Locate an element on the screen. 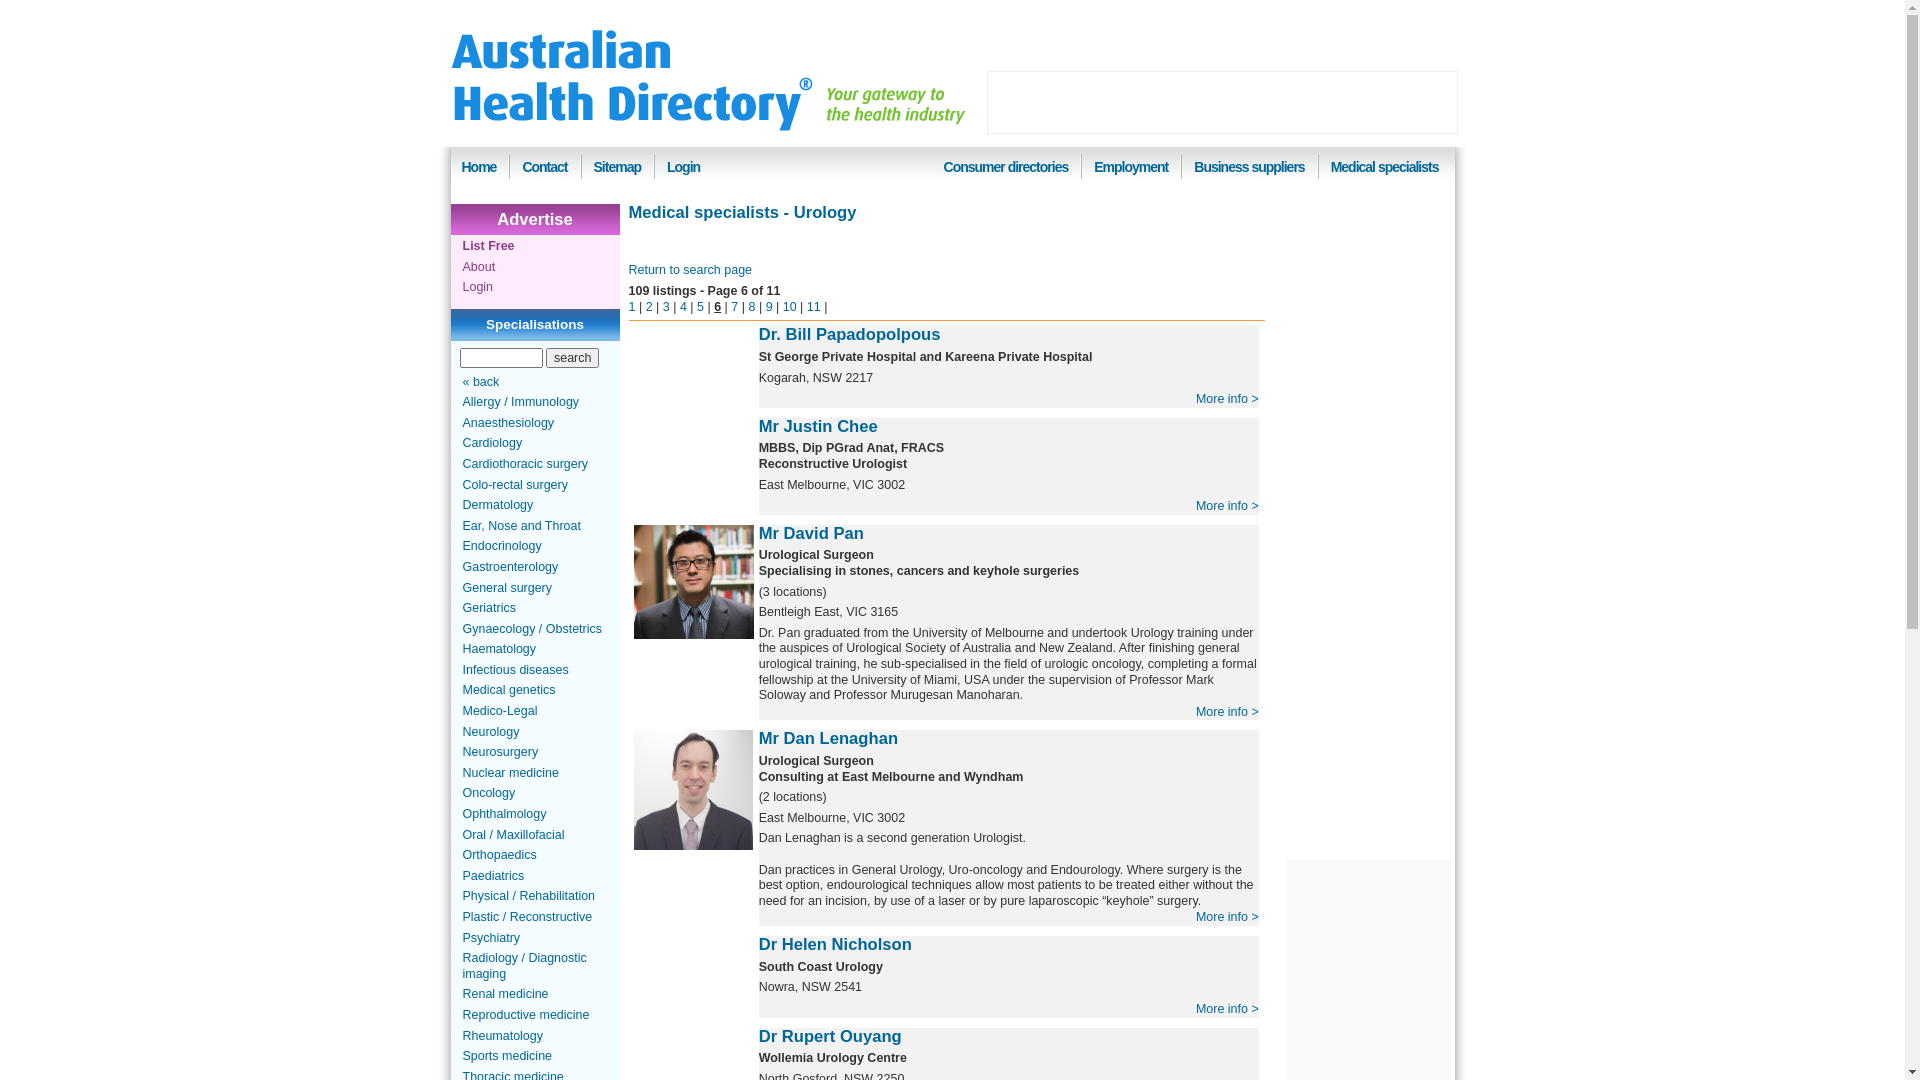  'Specialisations' is located at coordinates (534, 323).